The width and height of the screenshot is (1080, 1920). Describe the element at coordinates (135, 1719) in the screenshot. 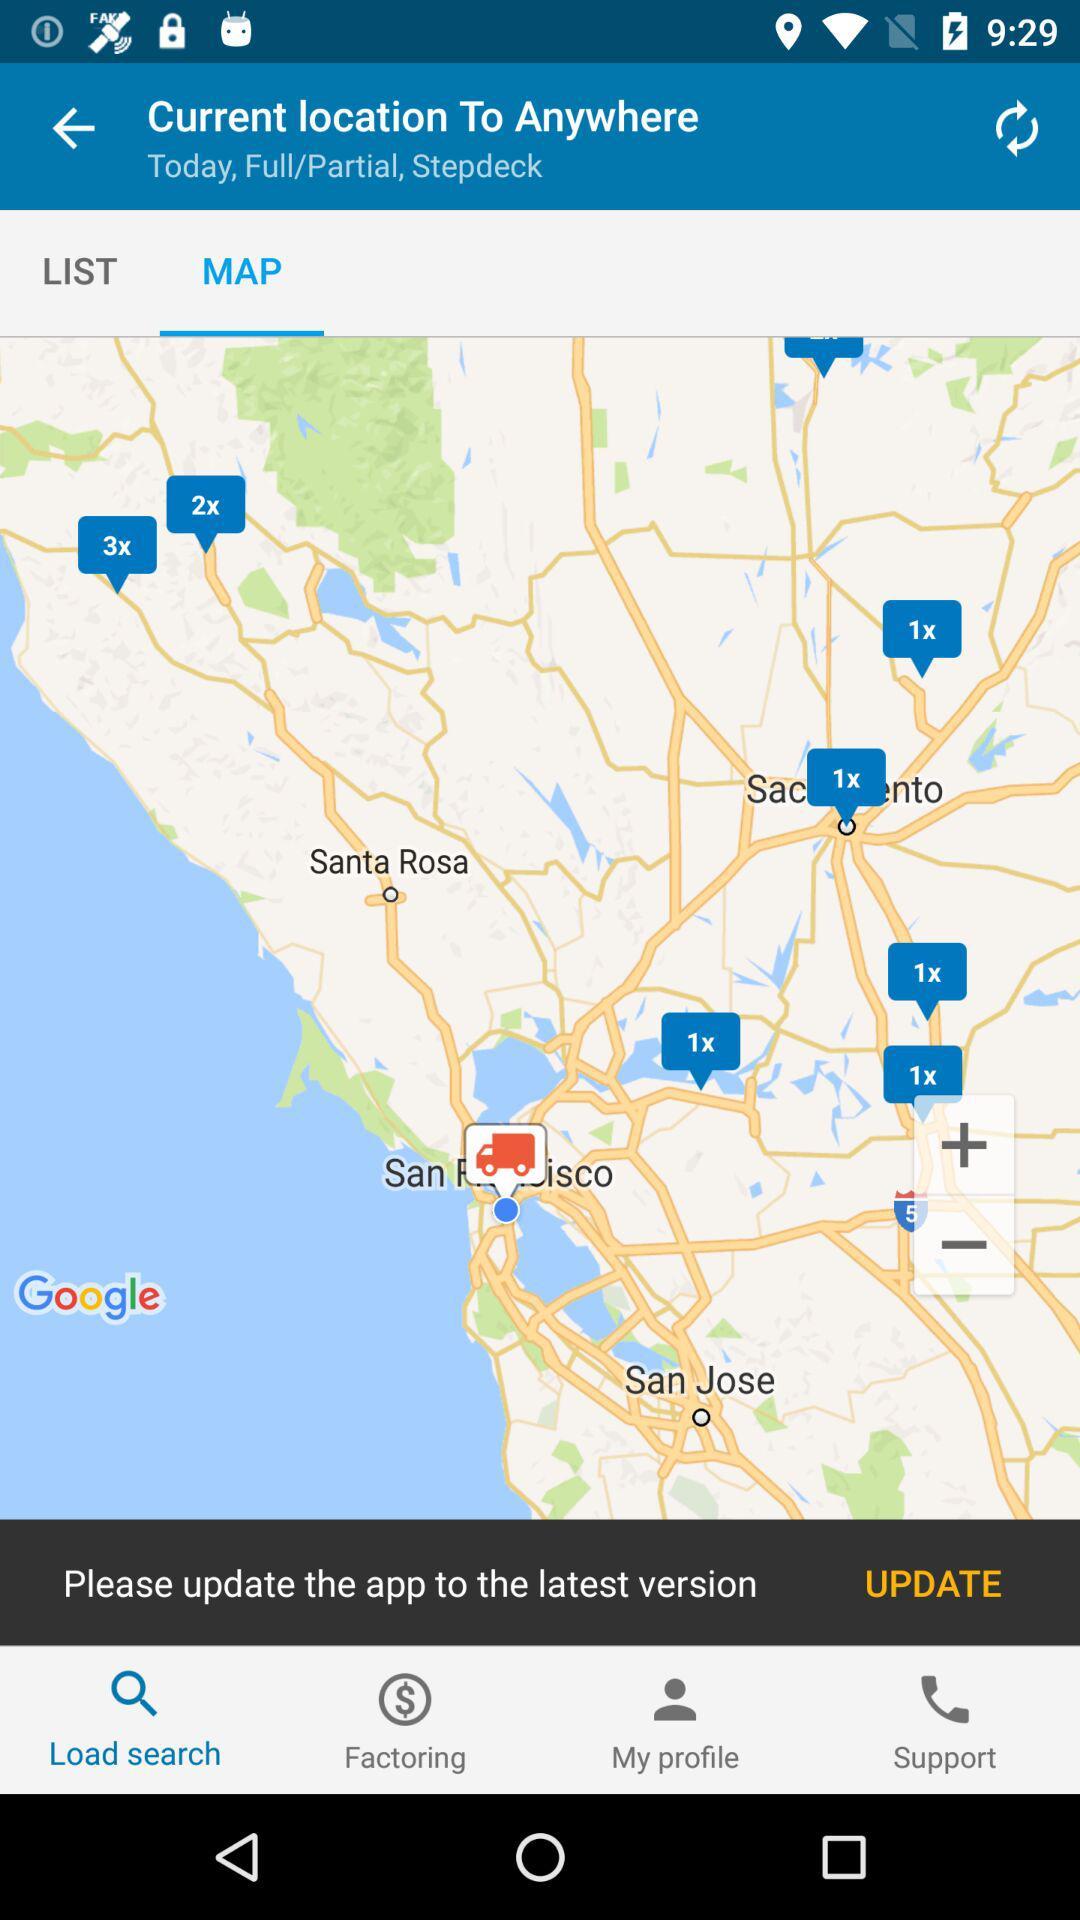

I see `icon to the left of the factoring icon` at that location.